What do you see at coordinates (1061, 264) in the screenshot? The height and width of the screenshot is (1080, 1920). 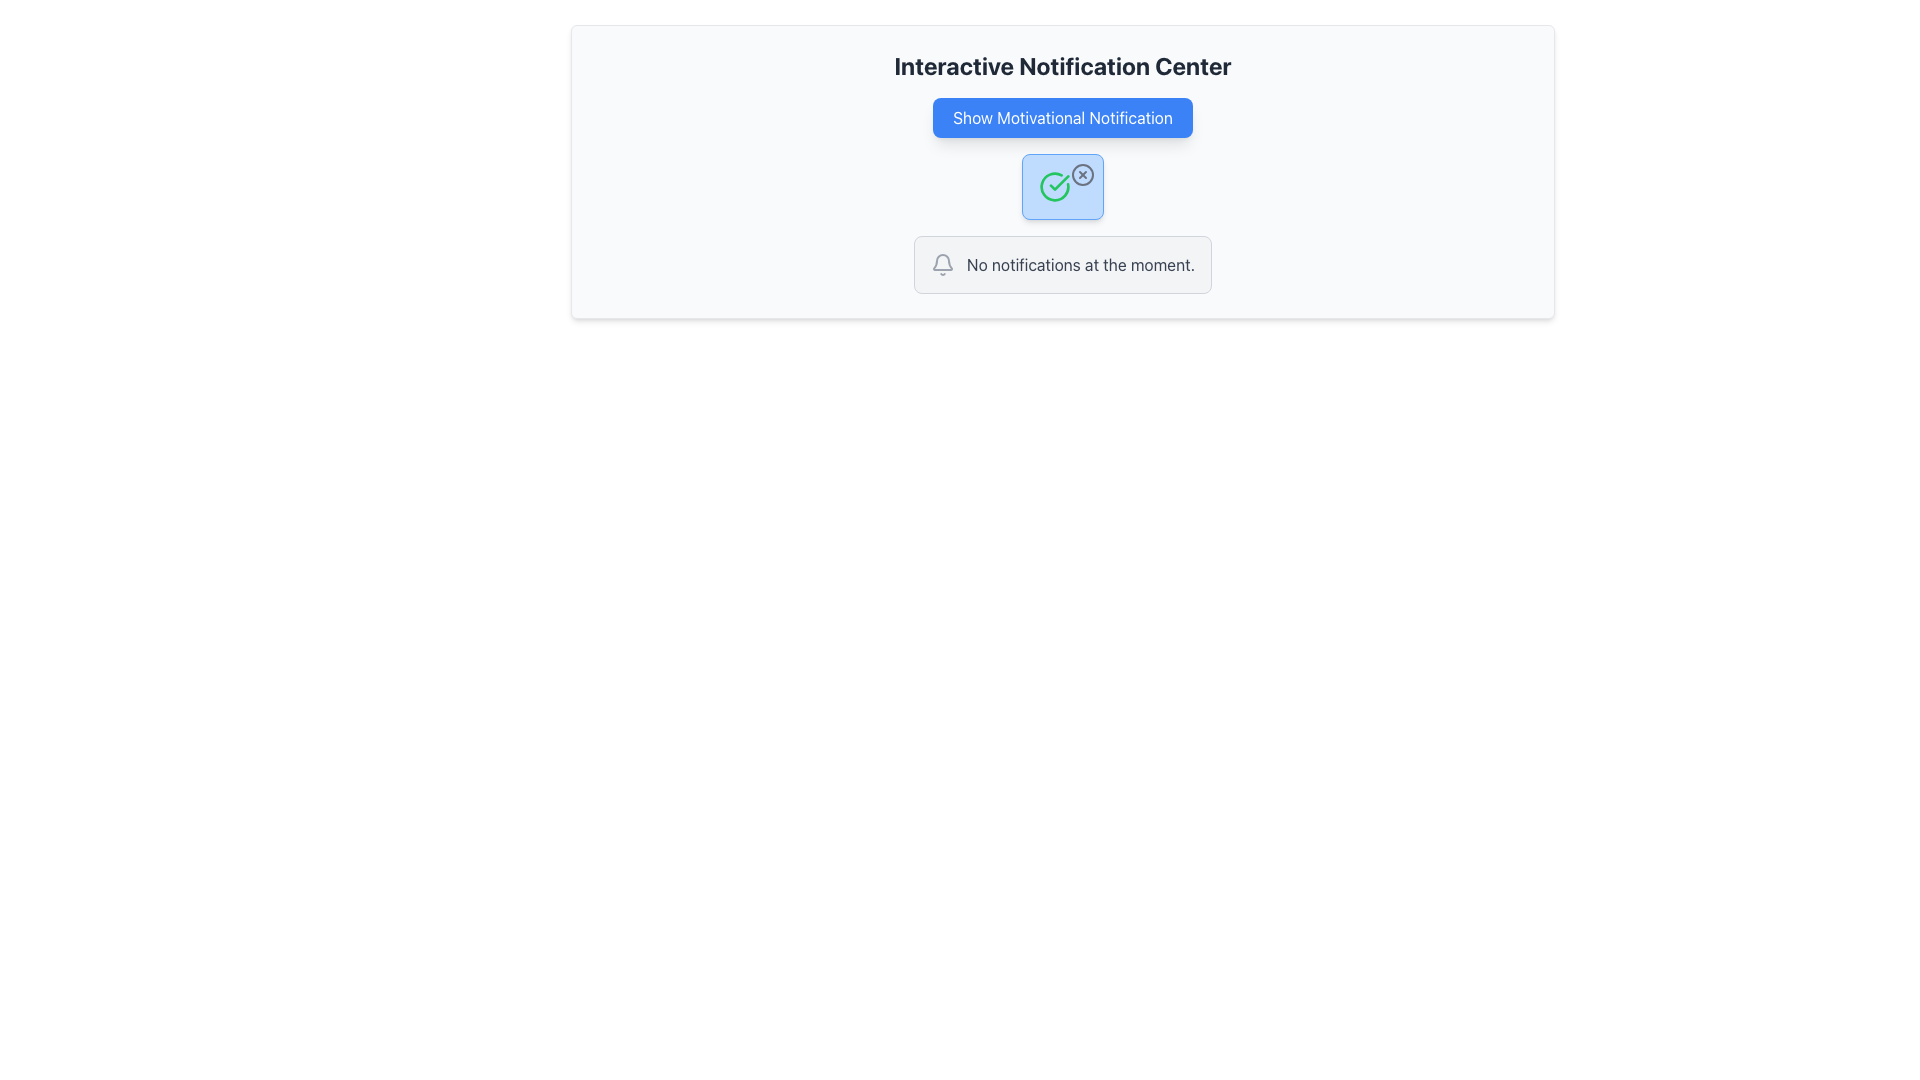 I see `the static informational component that notifies users of no active notifications, located centrally below the header 'Interactive Notification Center' and the blue button 'Show Motivational Notification'` at bounding box center [1061, 264].